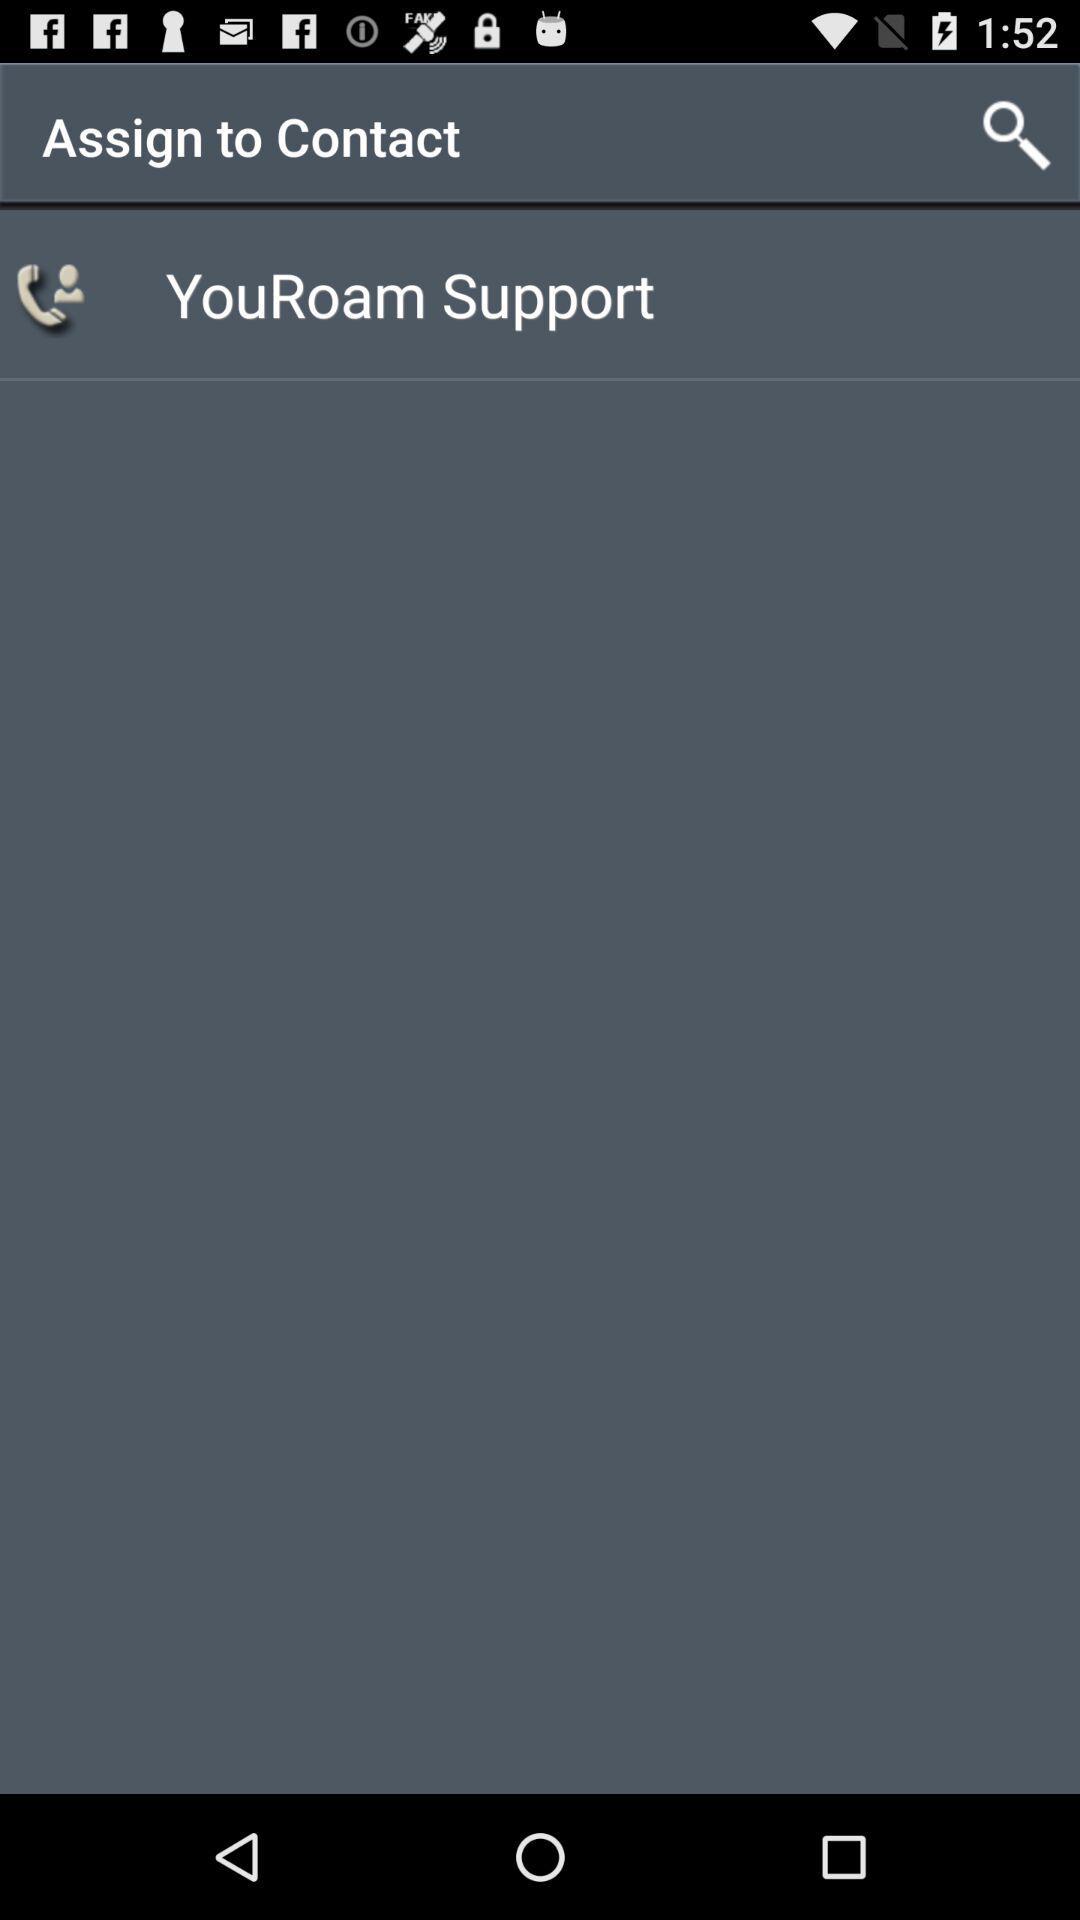 This screenshot has height=1920, width=1080. I want to click on icon at the top right corner, so click(1017, 135).